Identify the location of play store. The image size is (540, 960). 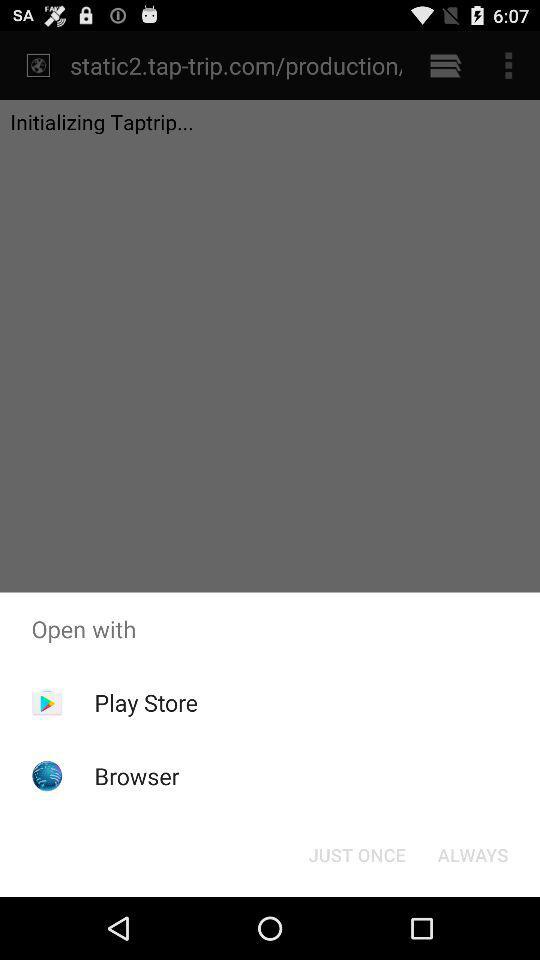
(145, 702).